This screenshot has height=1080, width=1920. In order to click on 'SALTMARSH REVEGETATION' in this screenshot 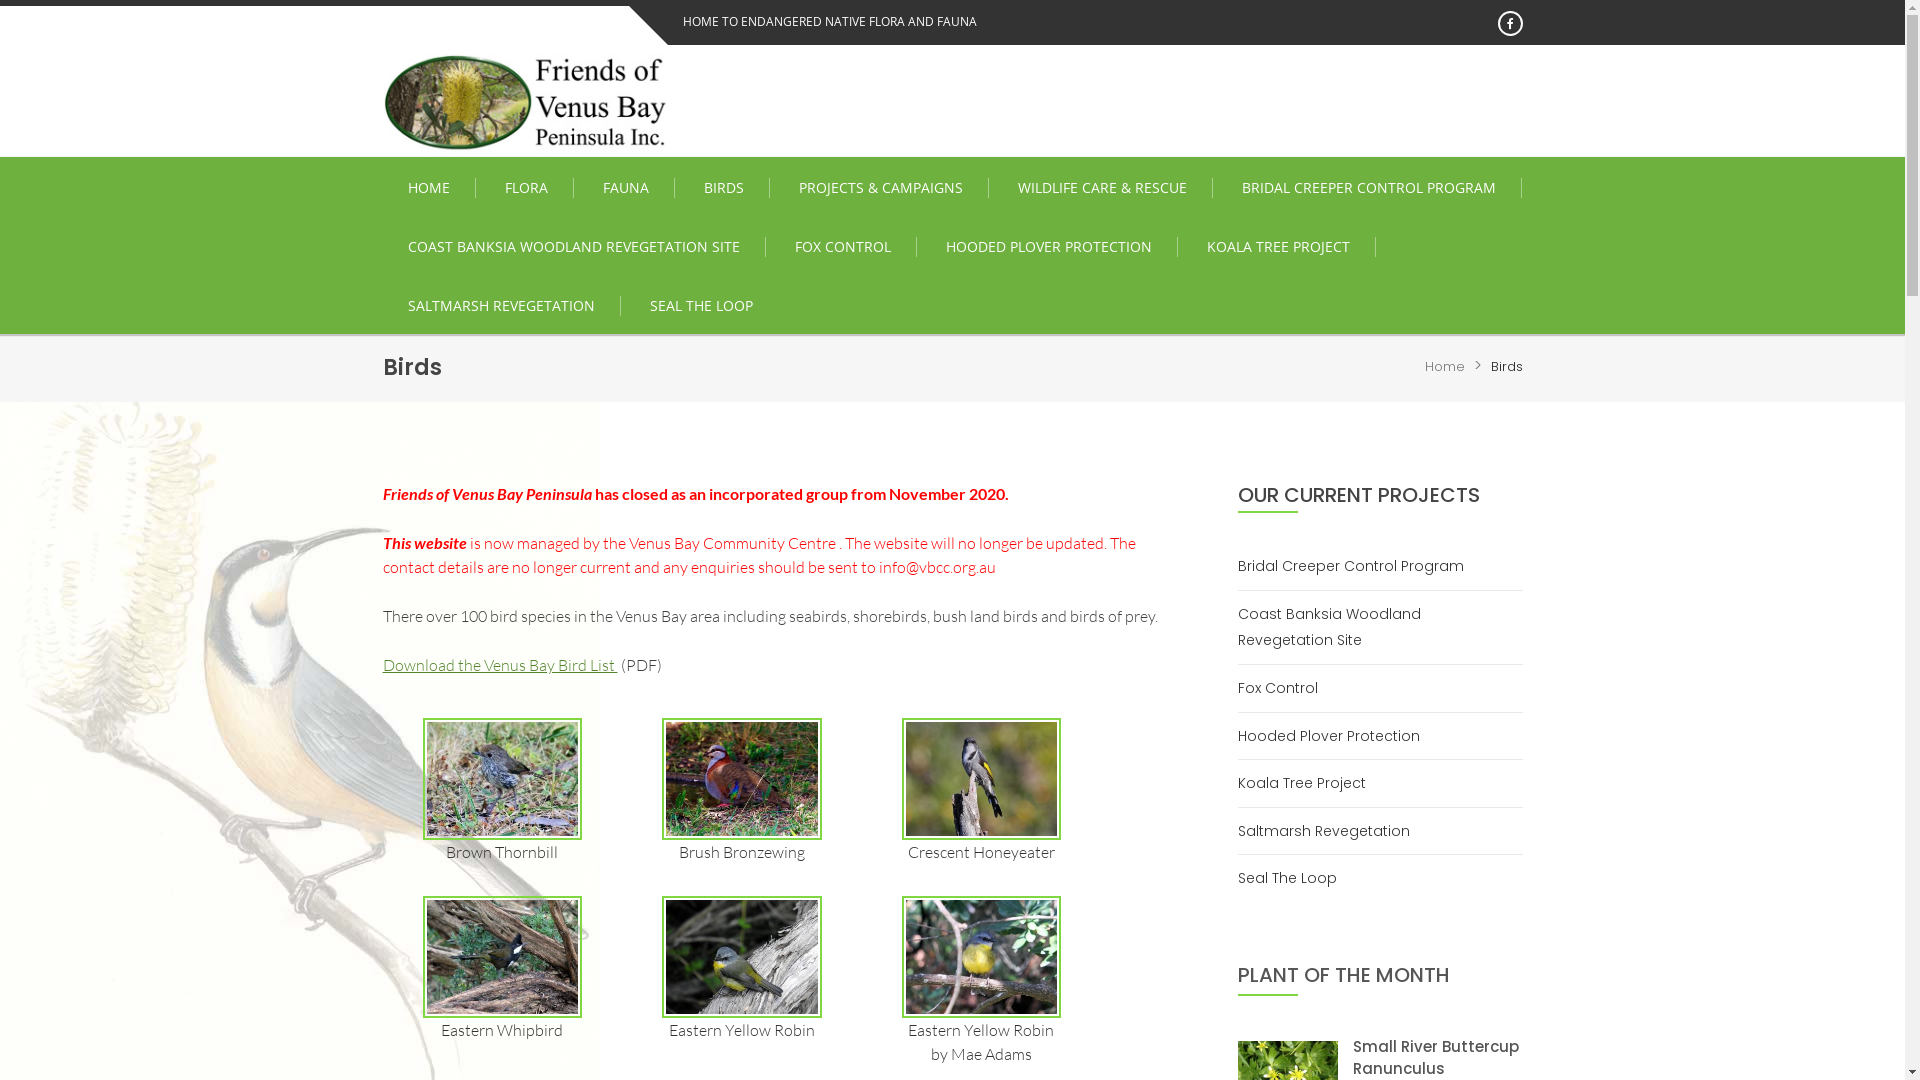, I will do `click(500, 305)`.